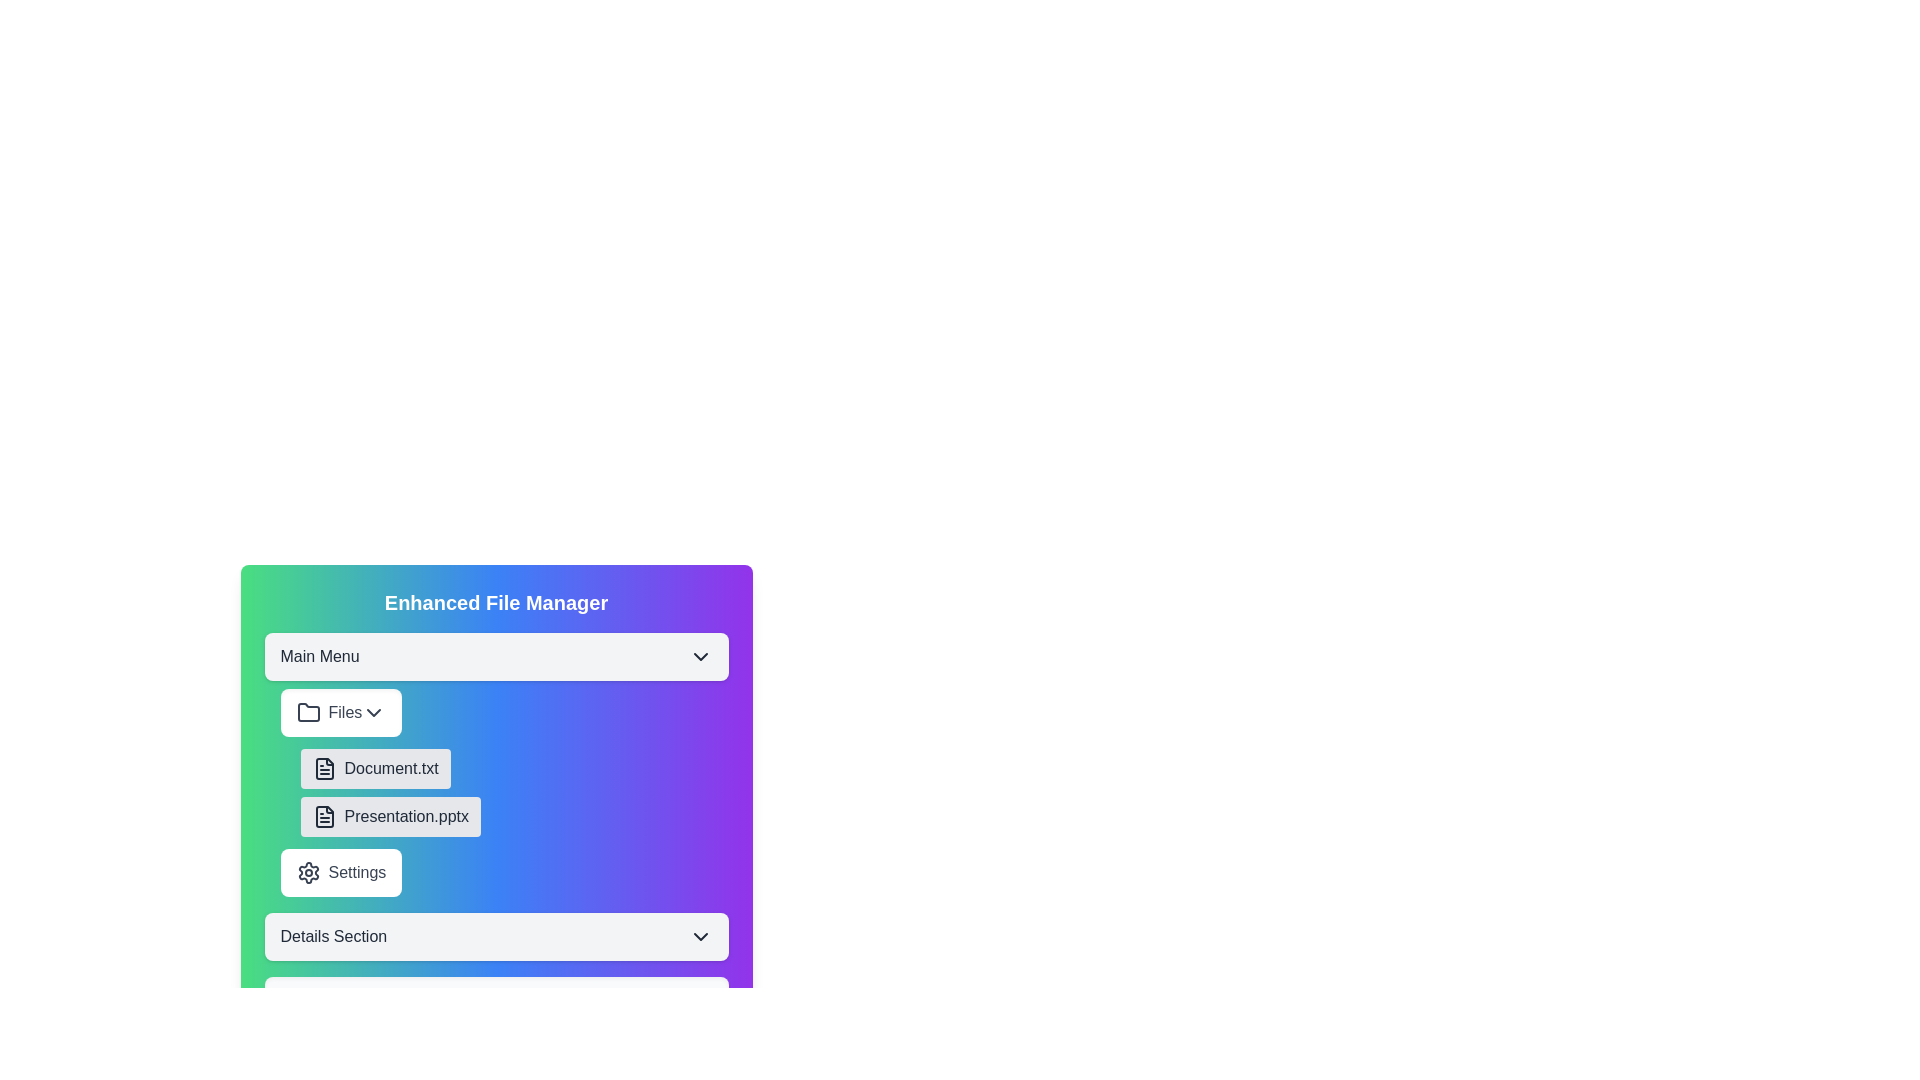  I want to click on the navigation button located underneath the 'Presentation.pptx' item in the vertically arranged list, so click(341, 871).